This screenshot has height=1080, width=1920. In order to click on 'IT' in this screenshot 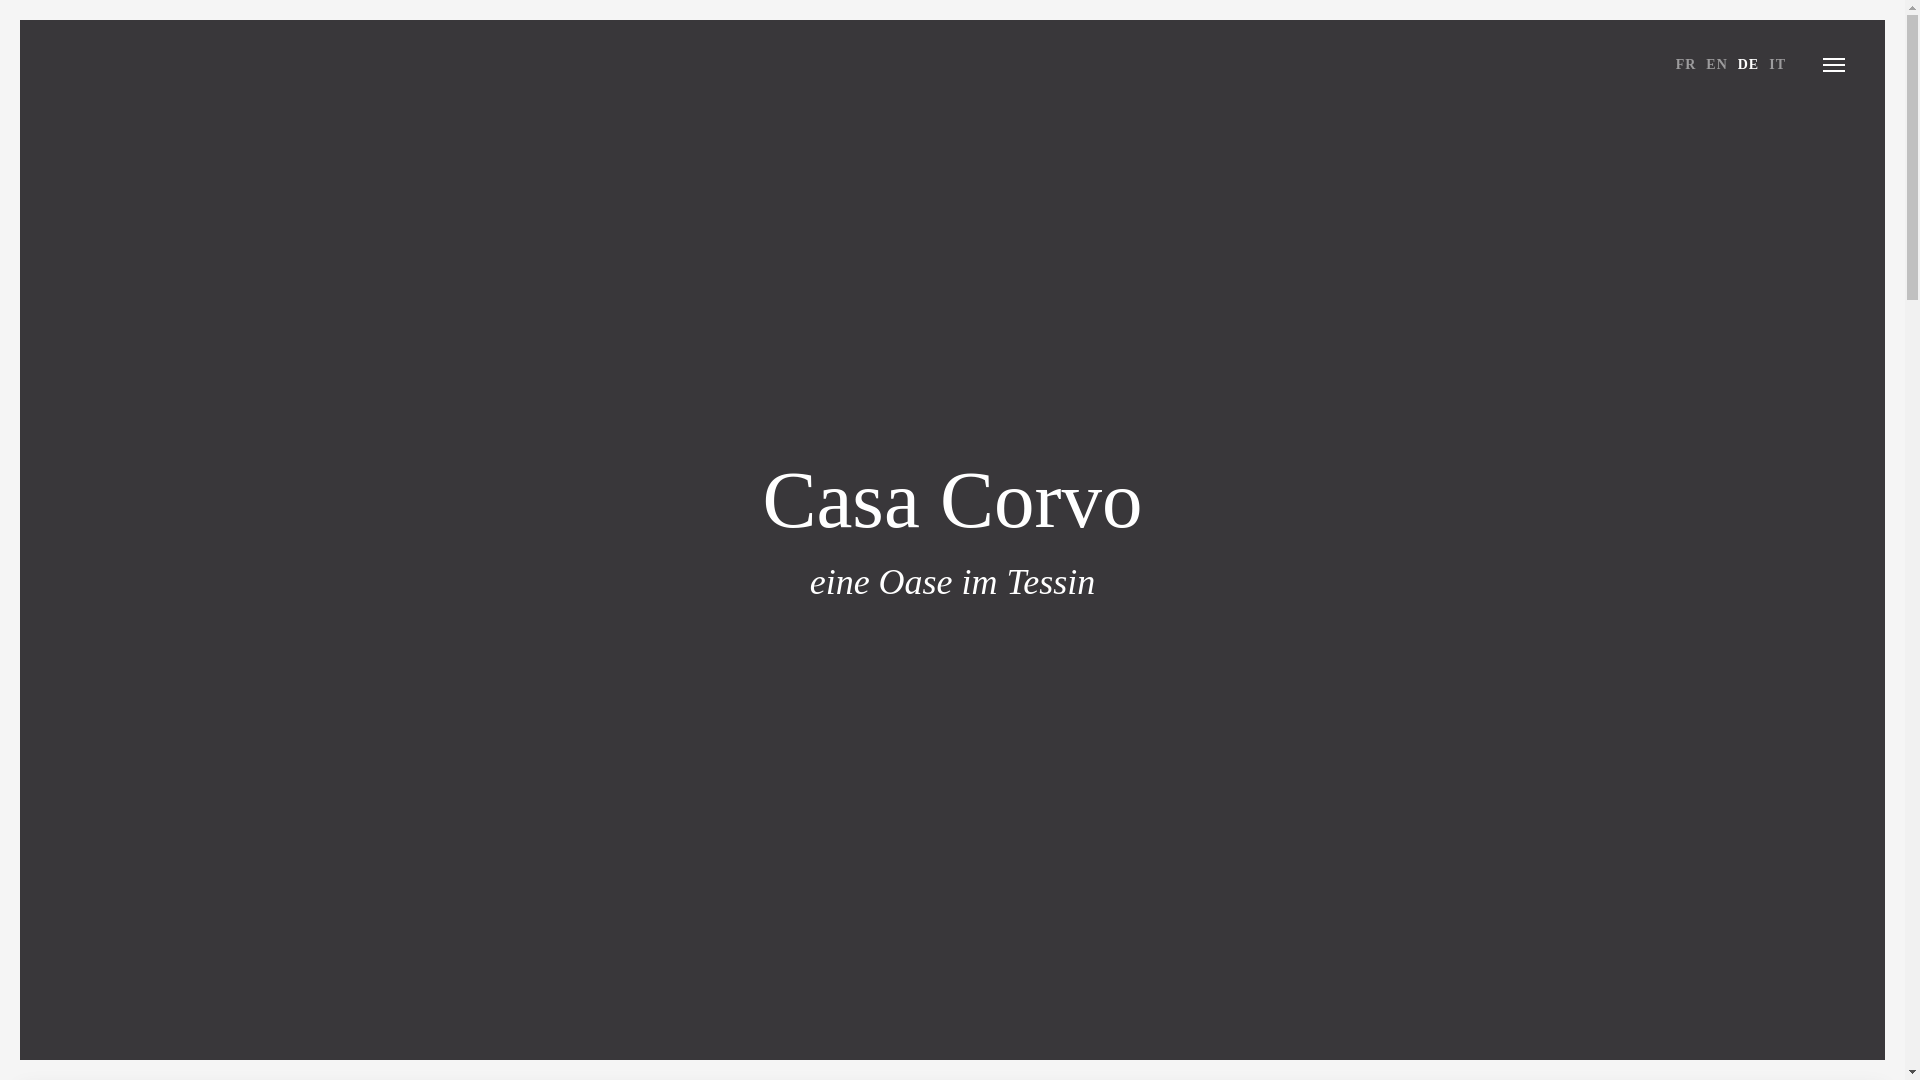, I will do `click(1777, 63)`.